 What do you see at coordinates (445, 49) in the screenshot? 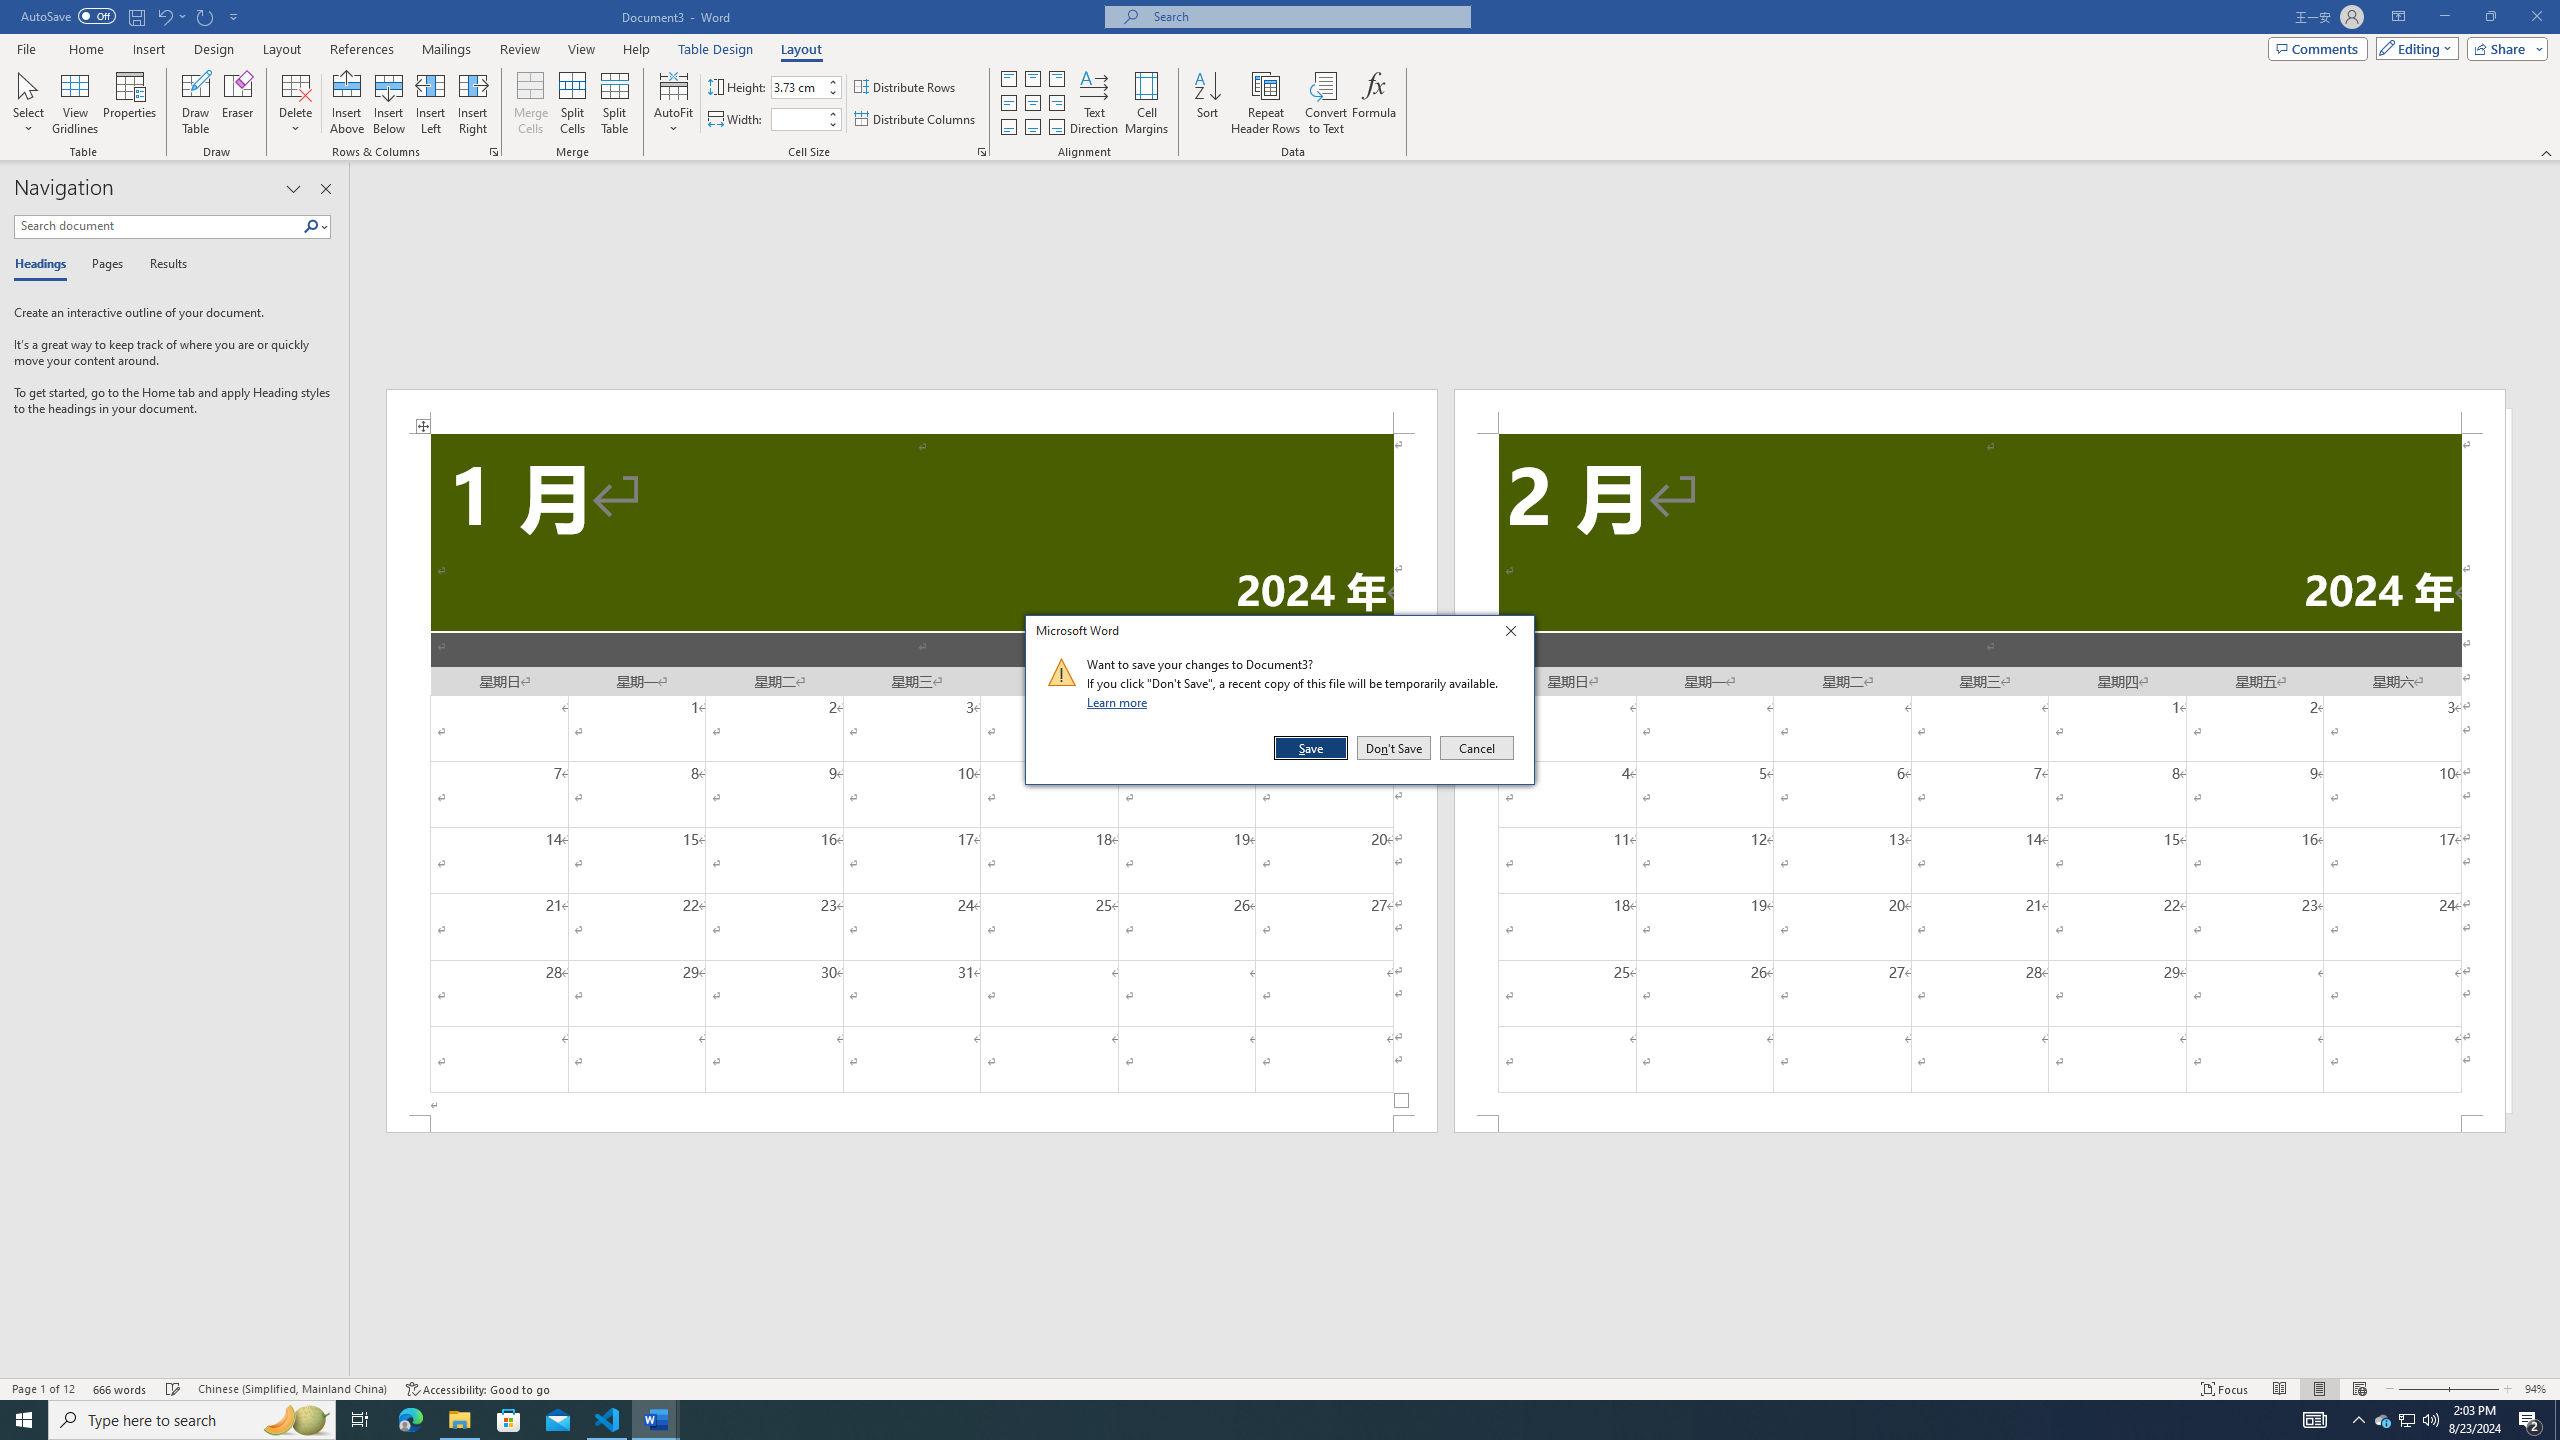
I see `'Mailings'` at bounding box center [445, 49].